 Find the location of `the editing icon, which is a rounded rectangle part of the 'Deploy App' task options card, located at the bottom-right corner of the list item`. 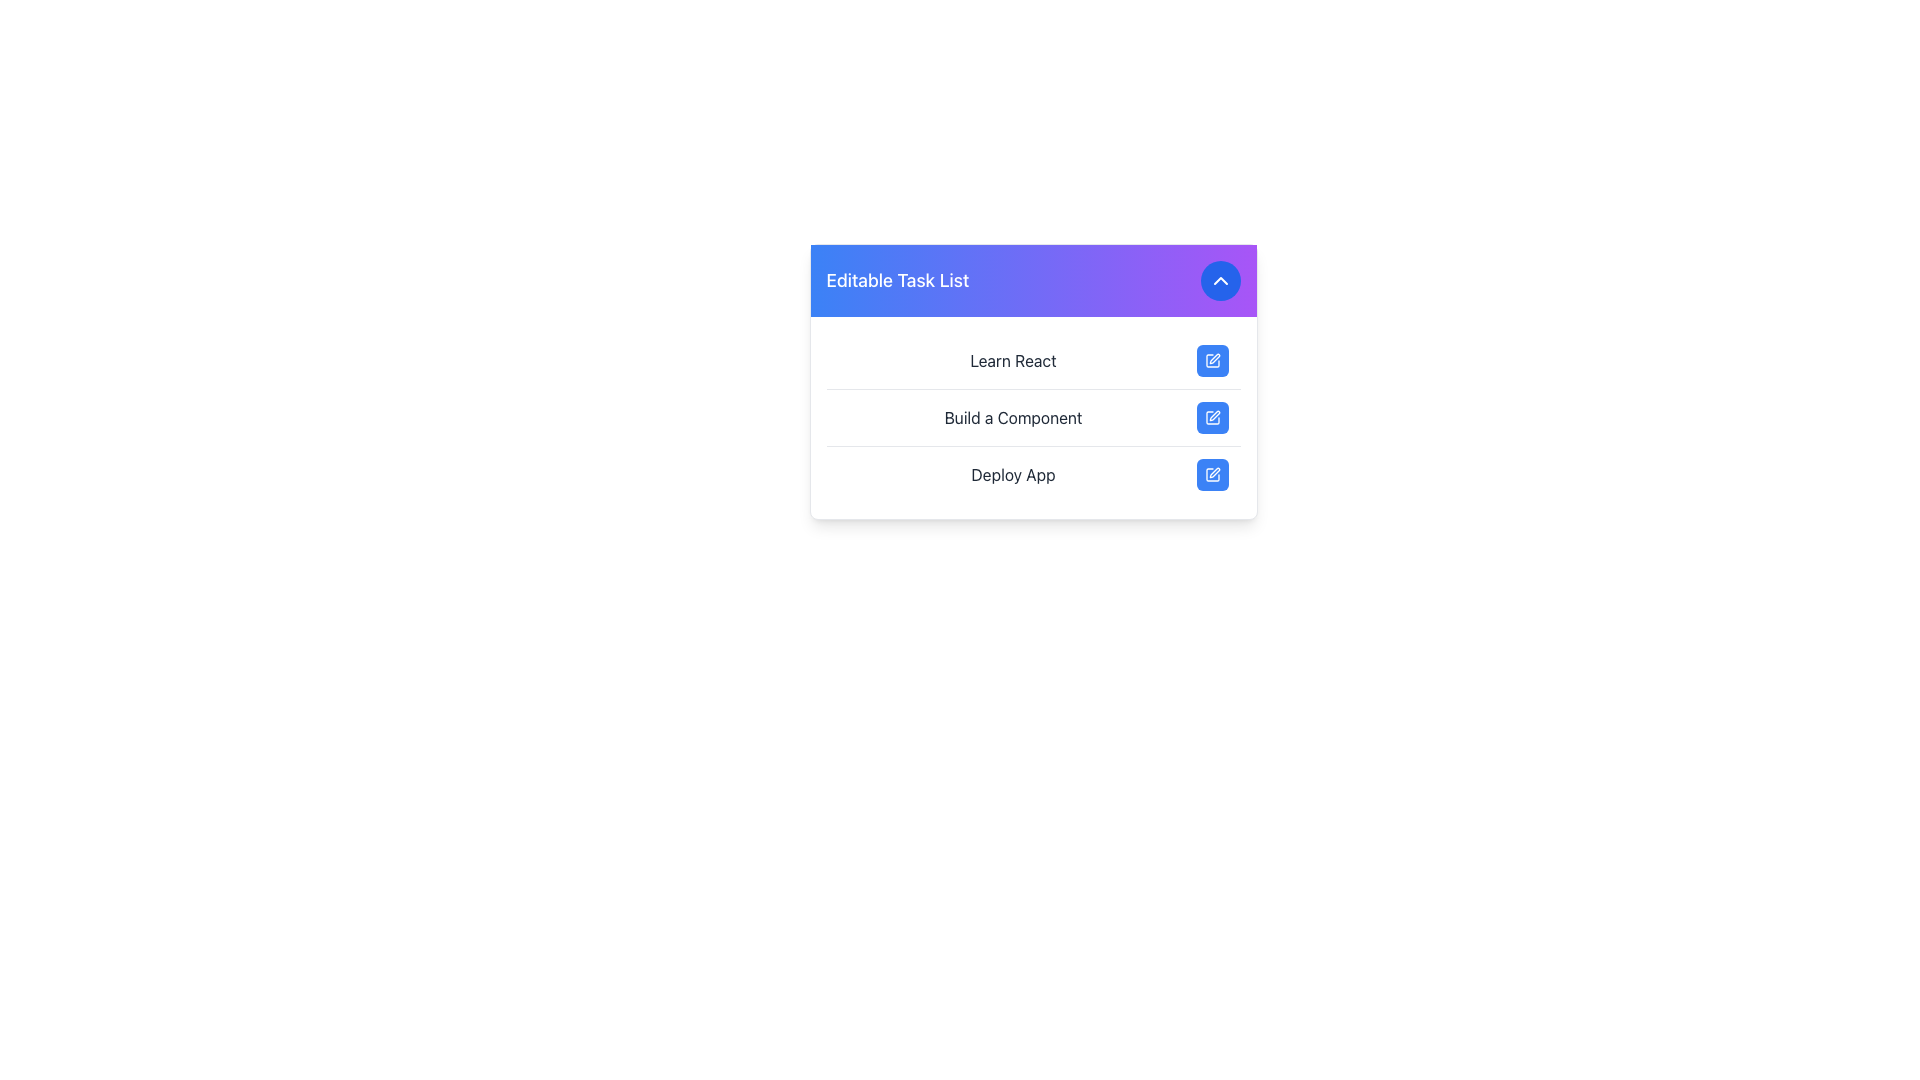

the editing icon, which is a rounded rectangle part of the 'Deploy App' task options card, located at the bottom-right corner of the list item is located at coordinates (1211, 474).